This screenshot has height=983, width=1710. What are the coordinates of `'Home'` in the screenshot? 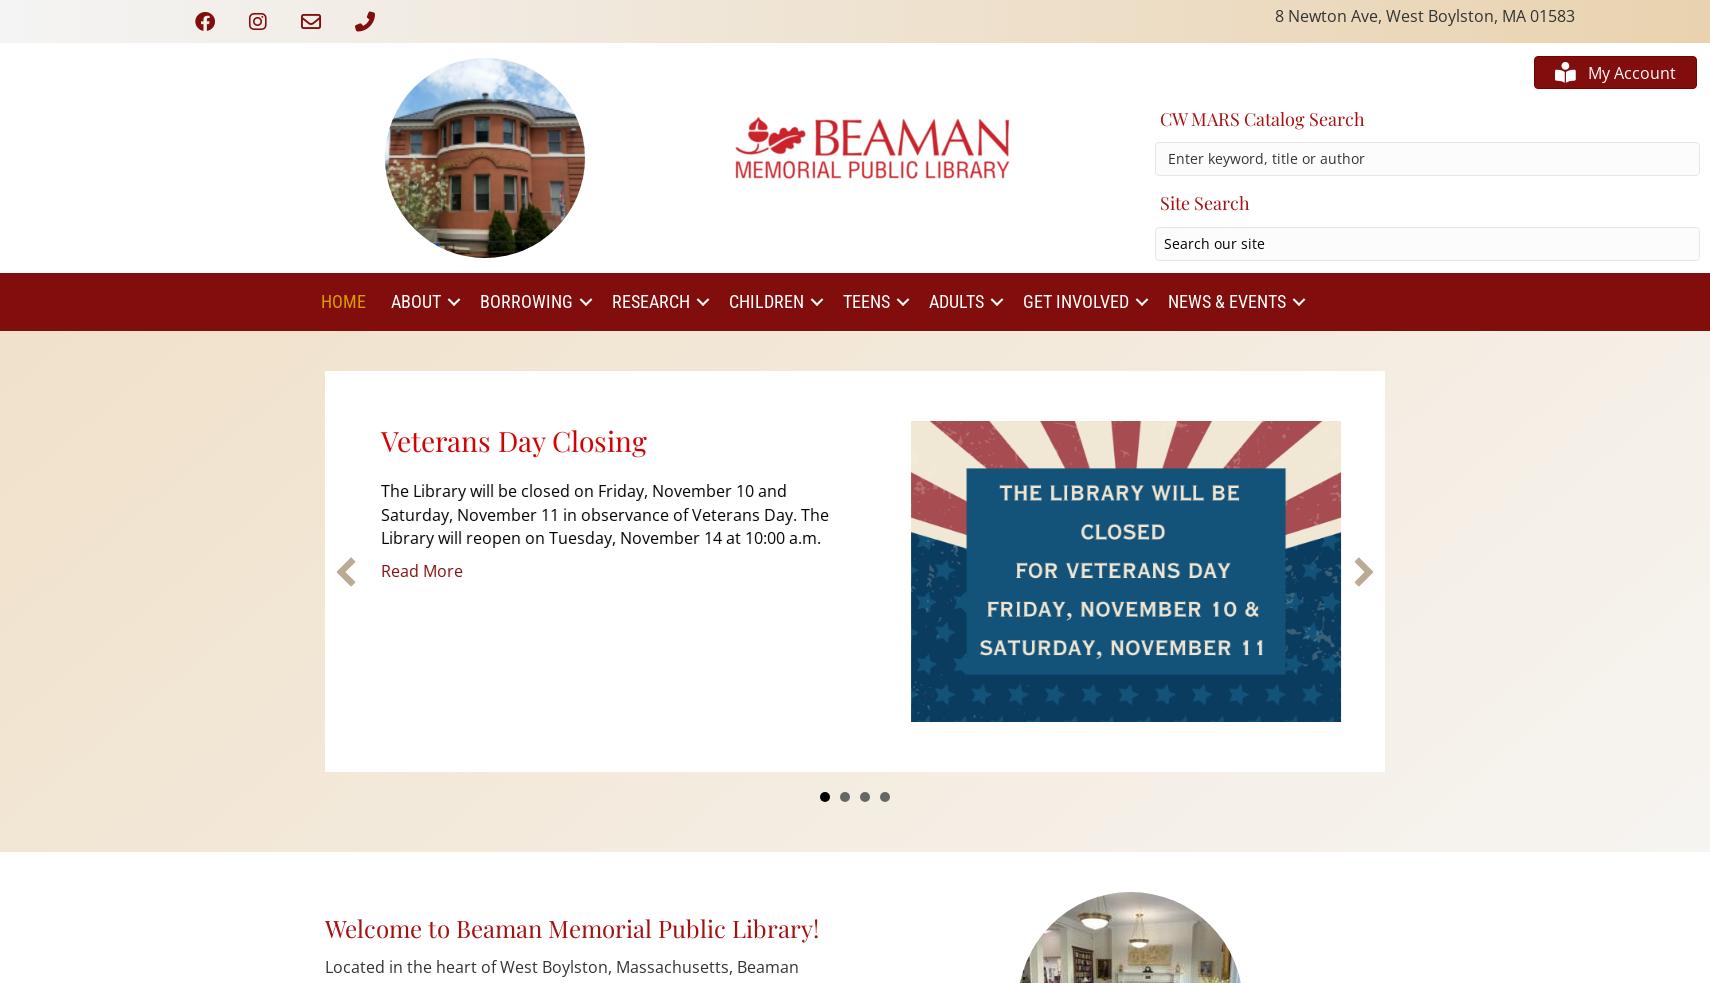 It's located at (342, 301).